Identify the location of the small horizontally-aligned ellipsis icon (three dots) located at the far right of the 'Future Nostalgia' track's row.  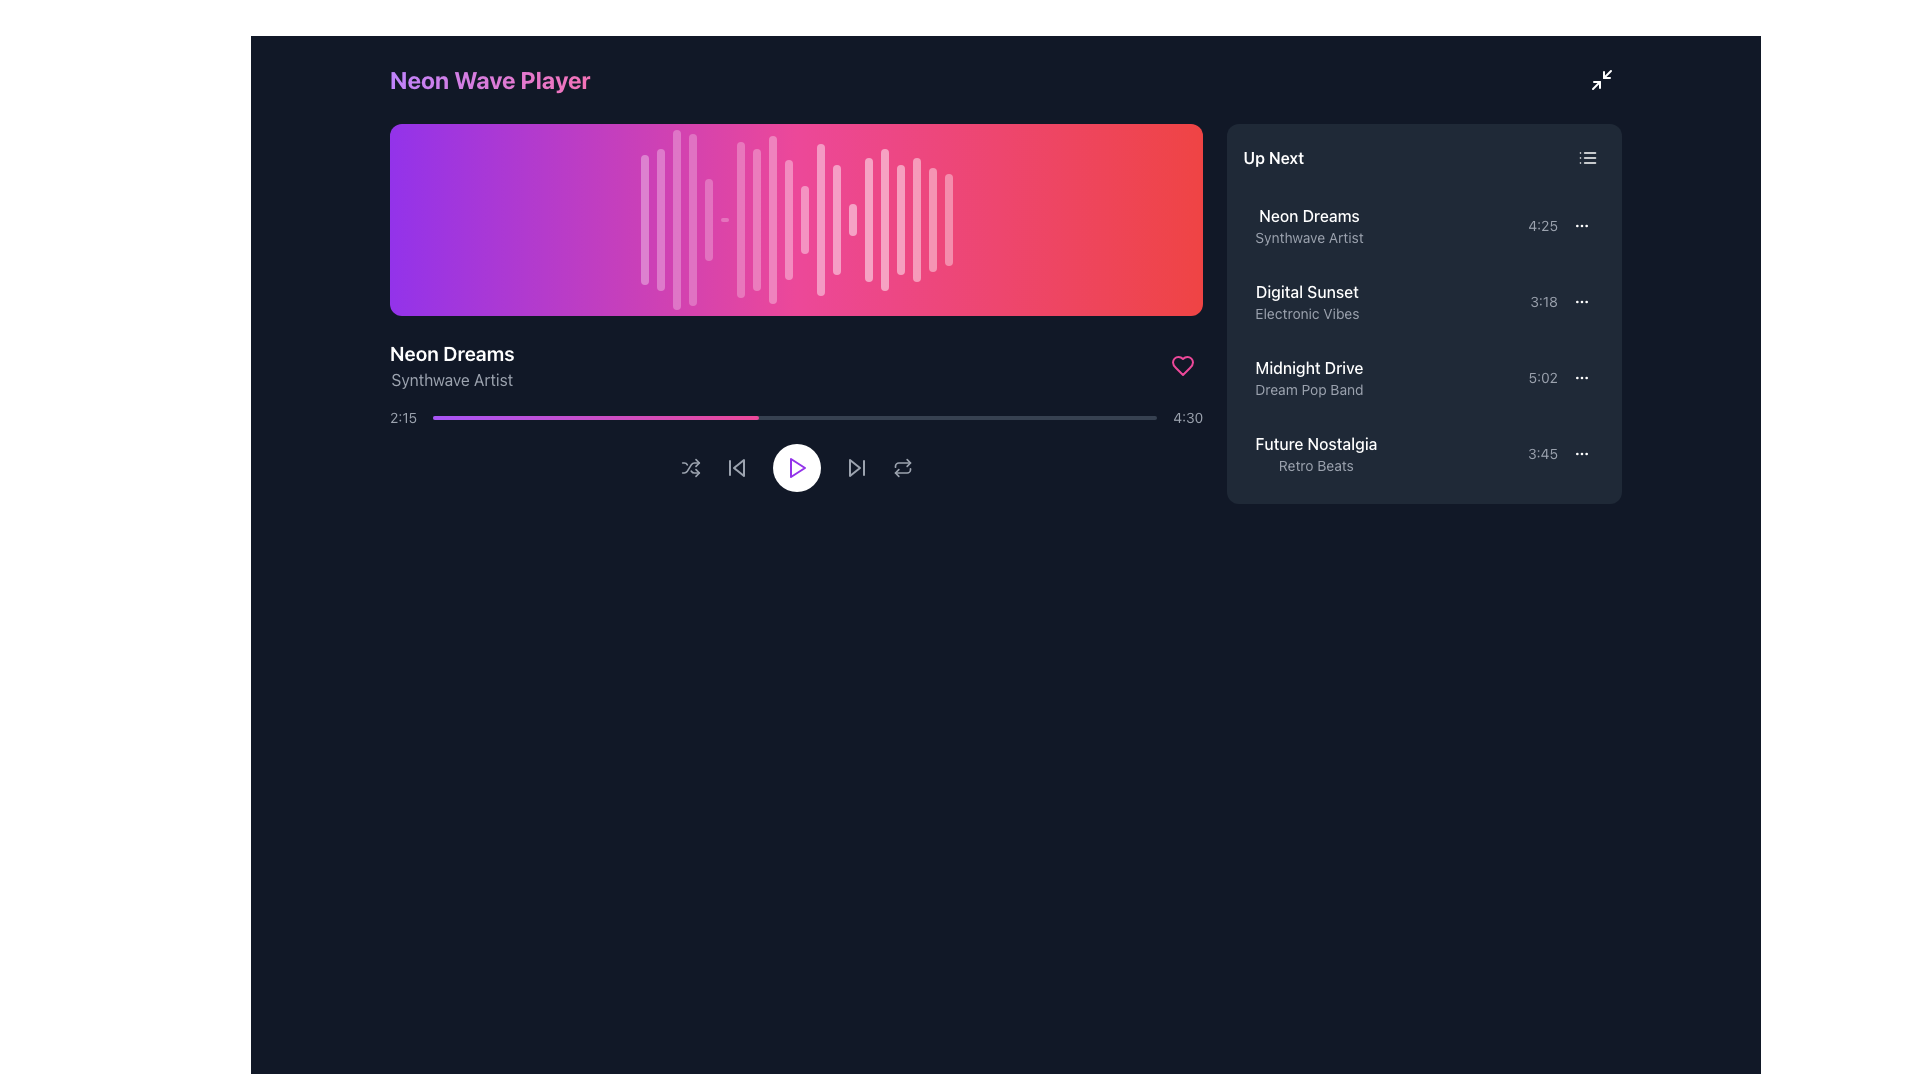
(1580, 454).